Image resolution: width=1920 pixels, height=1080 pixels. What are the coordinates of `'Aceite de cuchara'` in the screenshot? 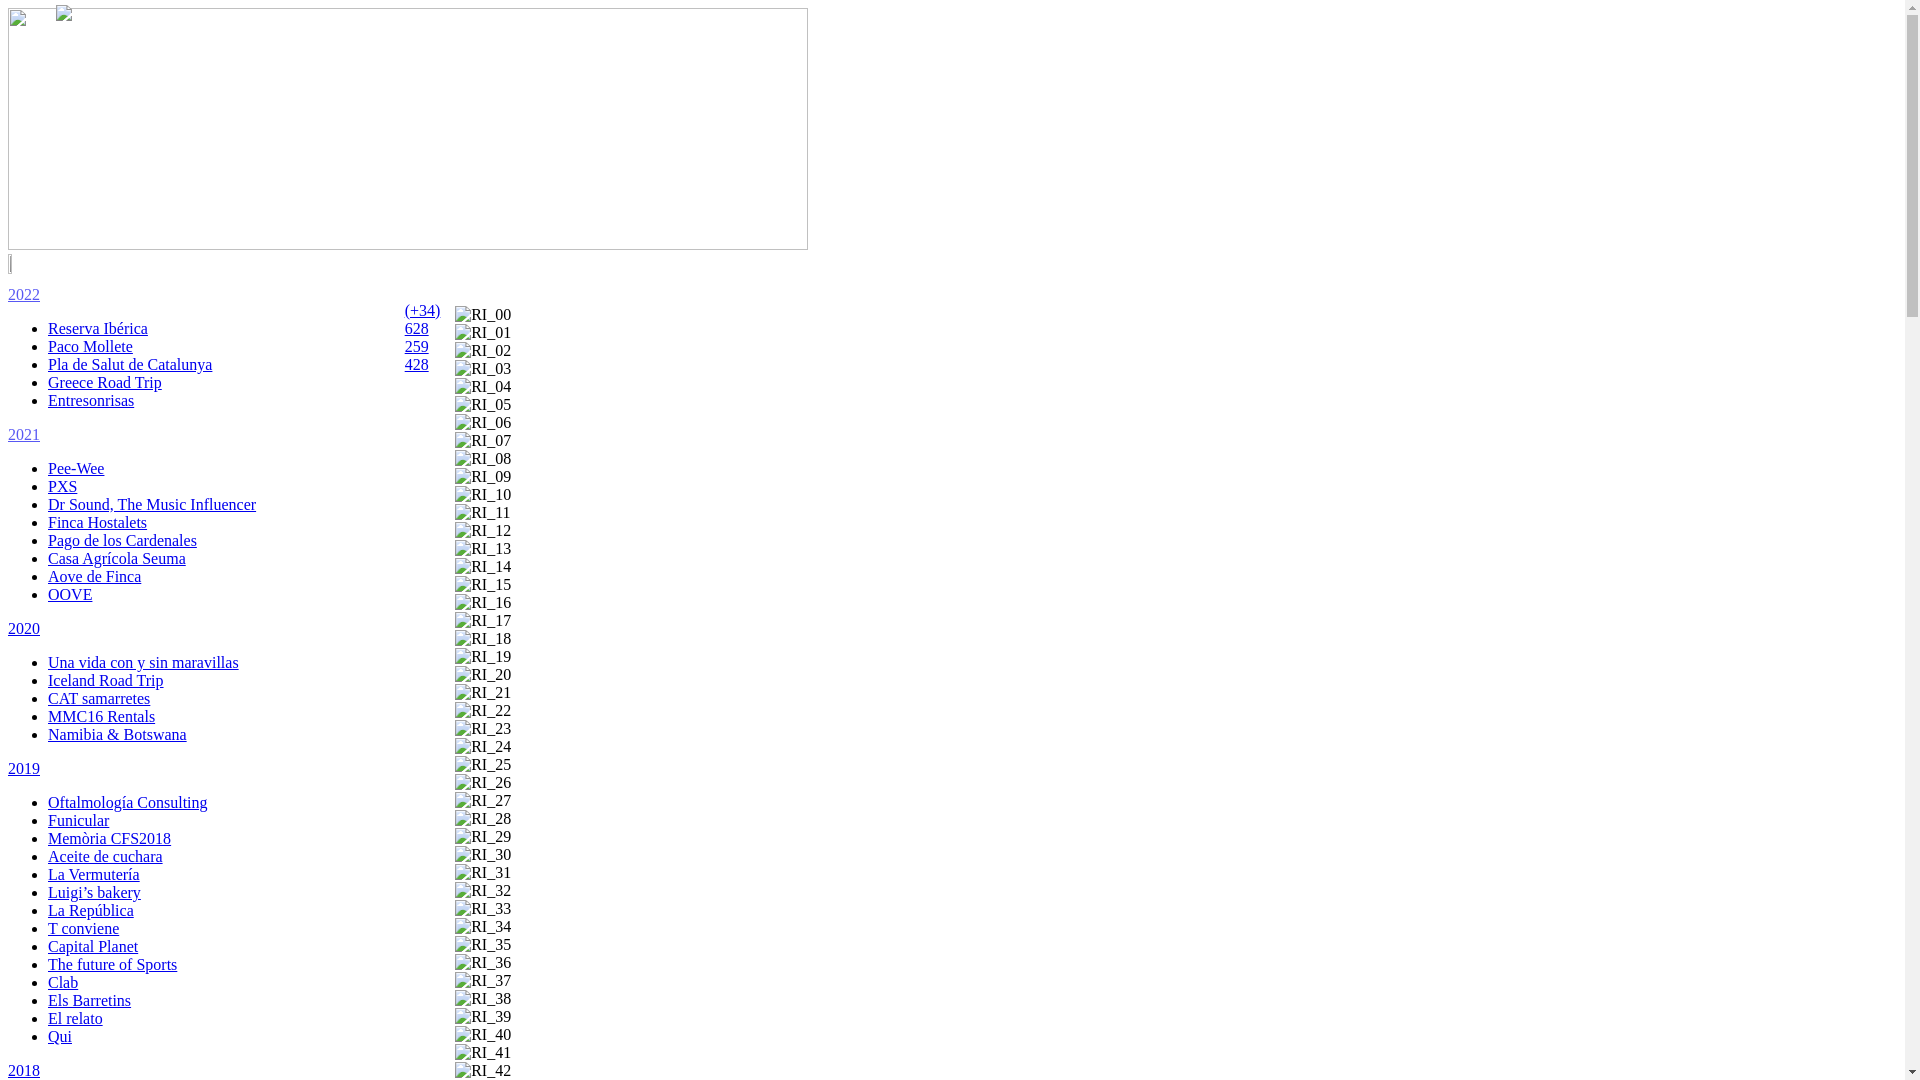 It's located at (104, 855).